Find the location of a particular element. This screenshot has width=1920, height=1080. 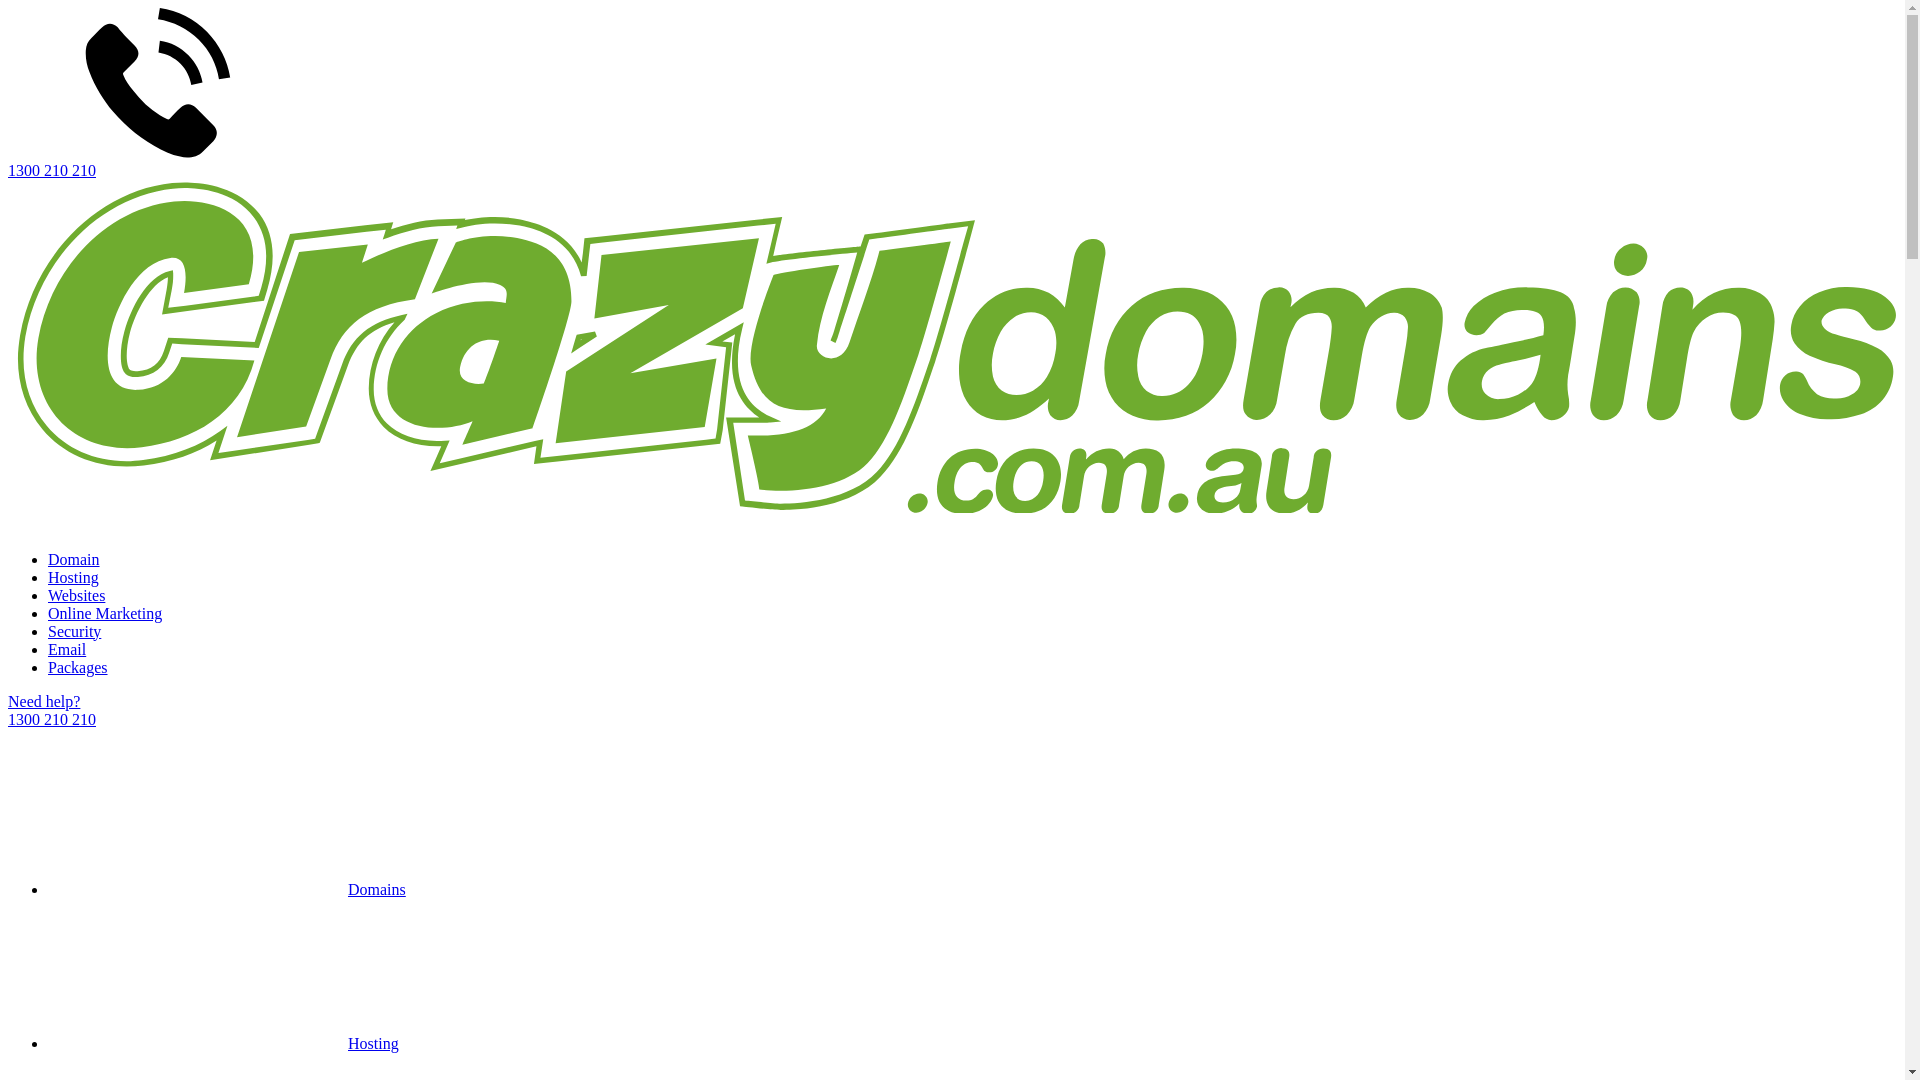

'Hosting' is located at coordinates (73, 577).